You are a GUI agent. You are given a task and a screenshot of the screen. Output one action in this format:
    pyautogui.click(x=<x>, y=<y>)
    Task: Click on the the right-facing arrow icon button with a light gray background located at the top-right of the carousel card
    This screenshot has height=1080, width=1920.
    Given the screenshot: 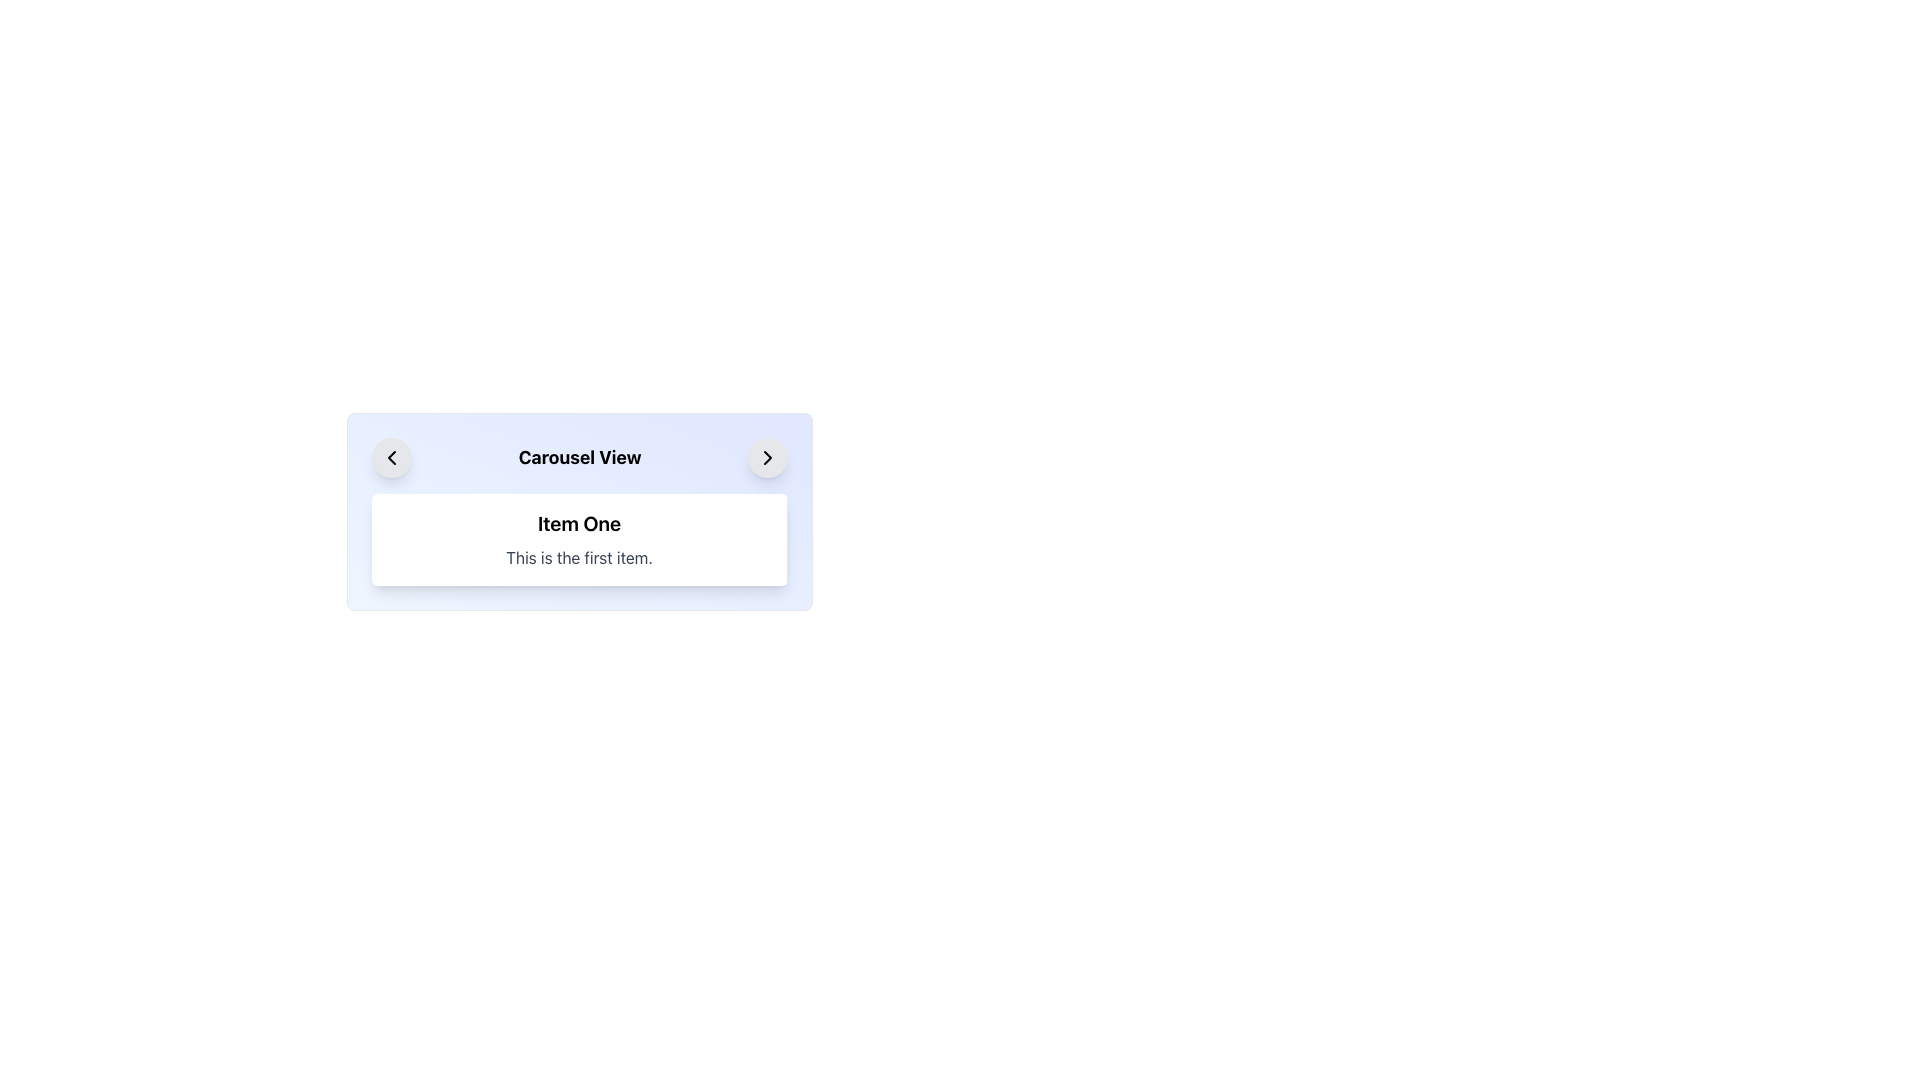 What is the action you would take?
    pyautogui.click(x=767, y=458)
    